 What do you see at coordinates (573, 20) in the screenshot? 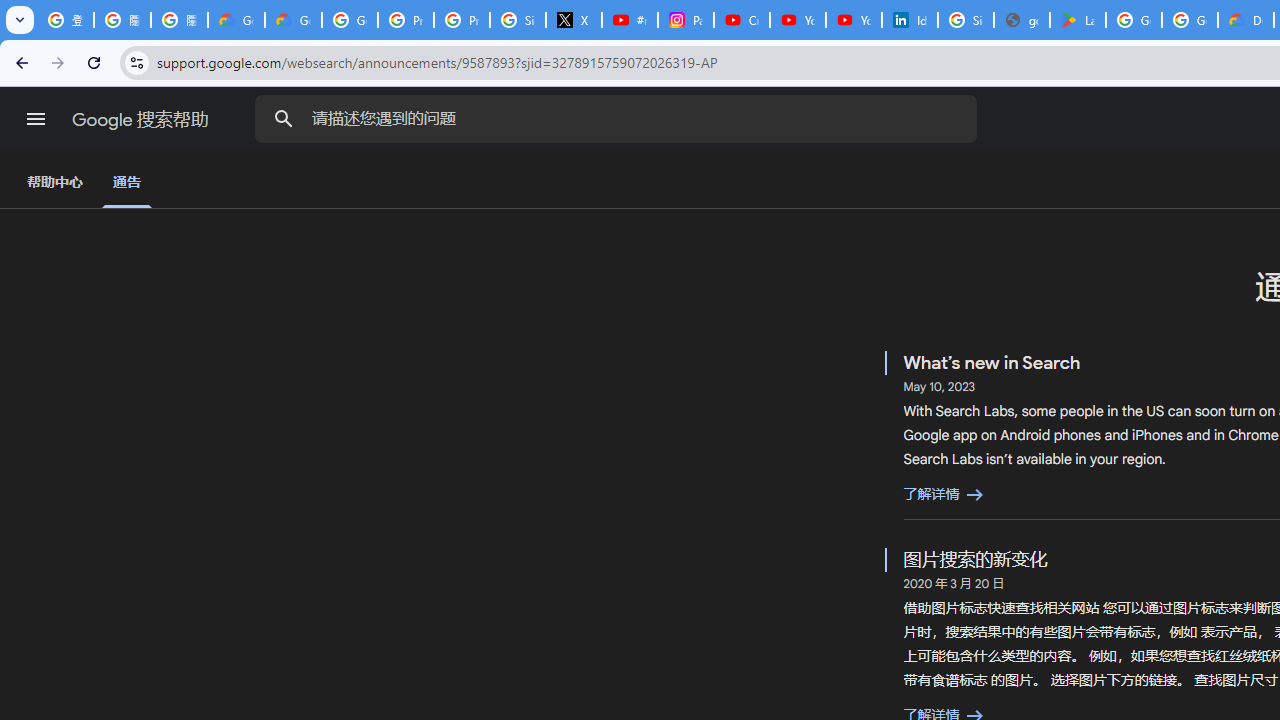
I see `'X'` at bounding box center [573, 20].